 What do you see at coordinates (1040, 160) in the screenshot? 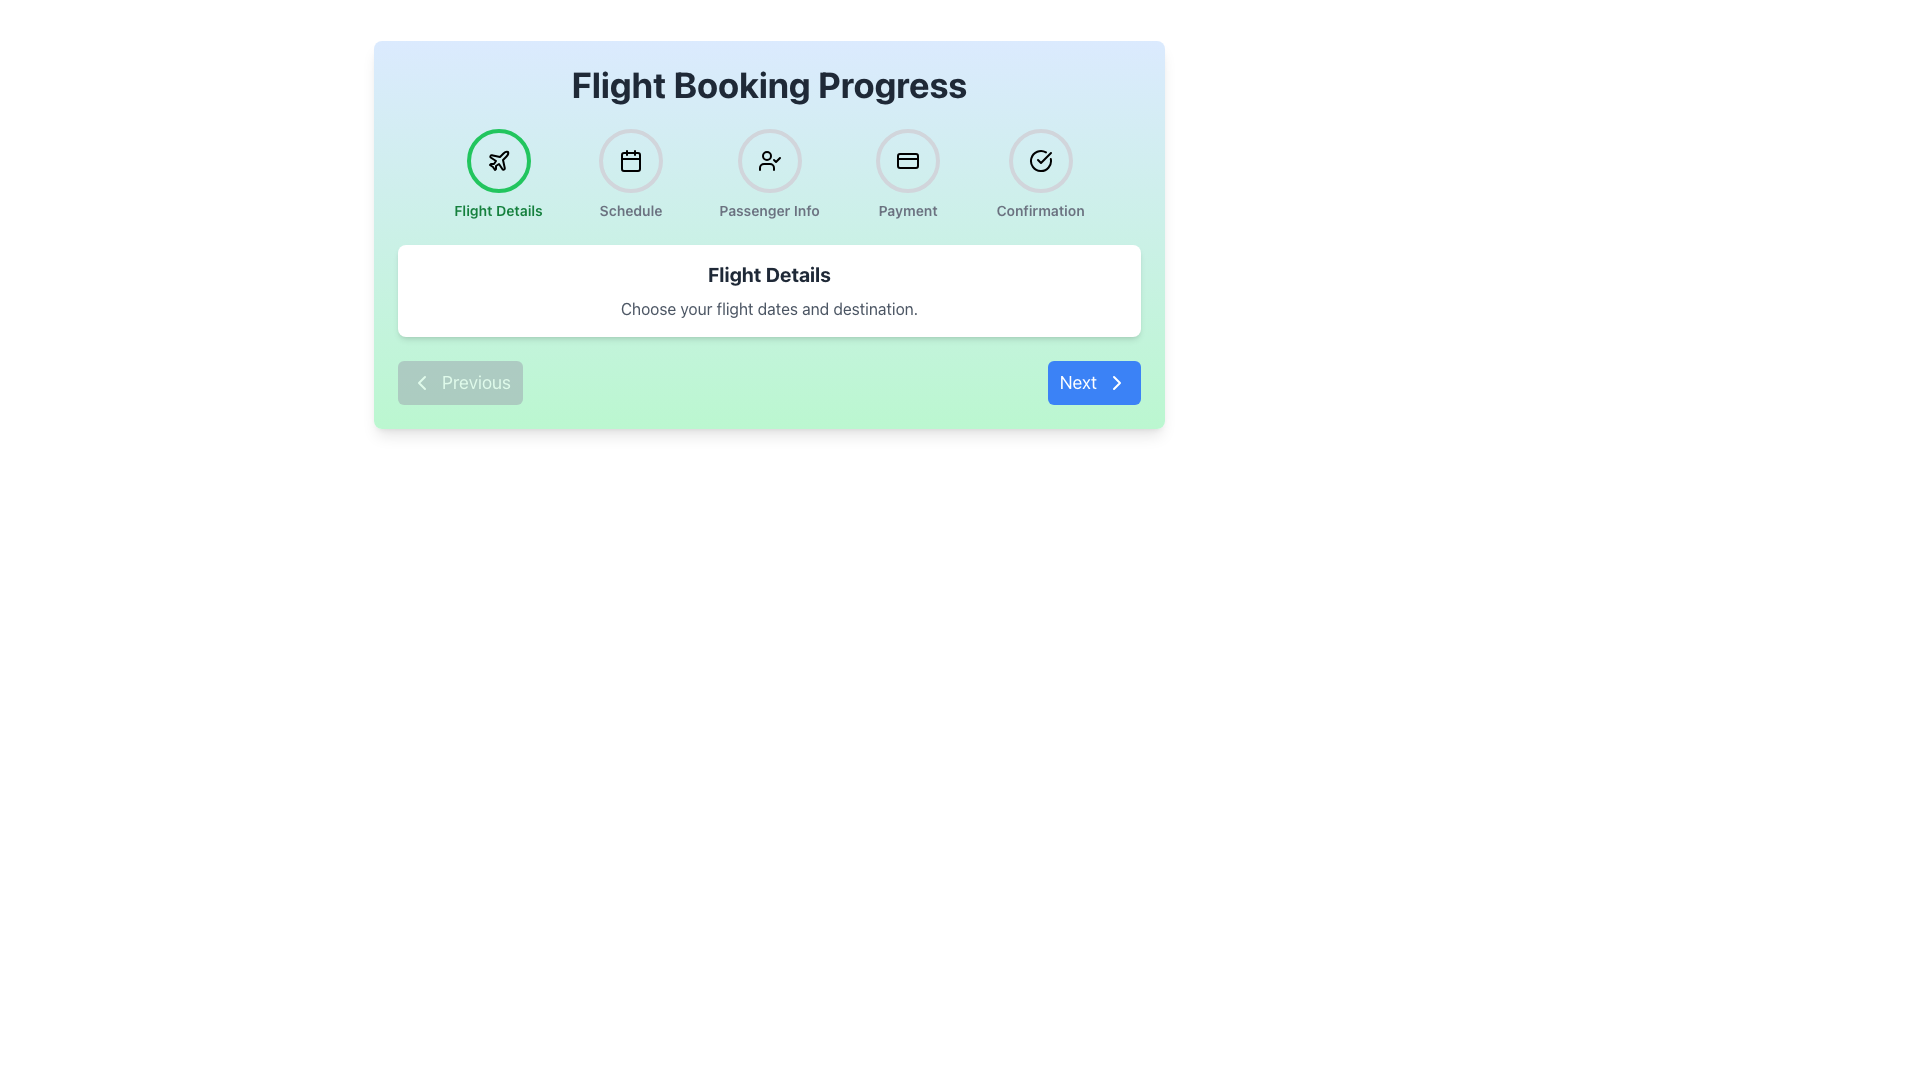
I see `the status of the circular icon with a checkmark inside, which is the rightmost item in the horizontal sequence of icons at the top of the interface` at bounding box center [1040, 160].